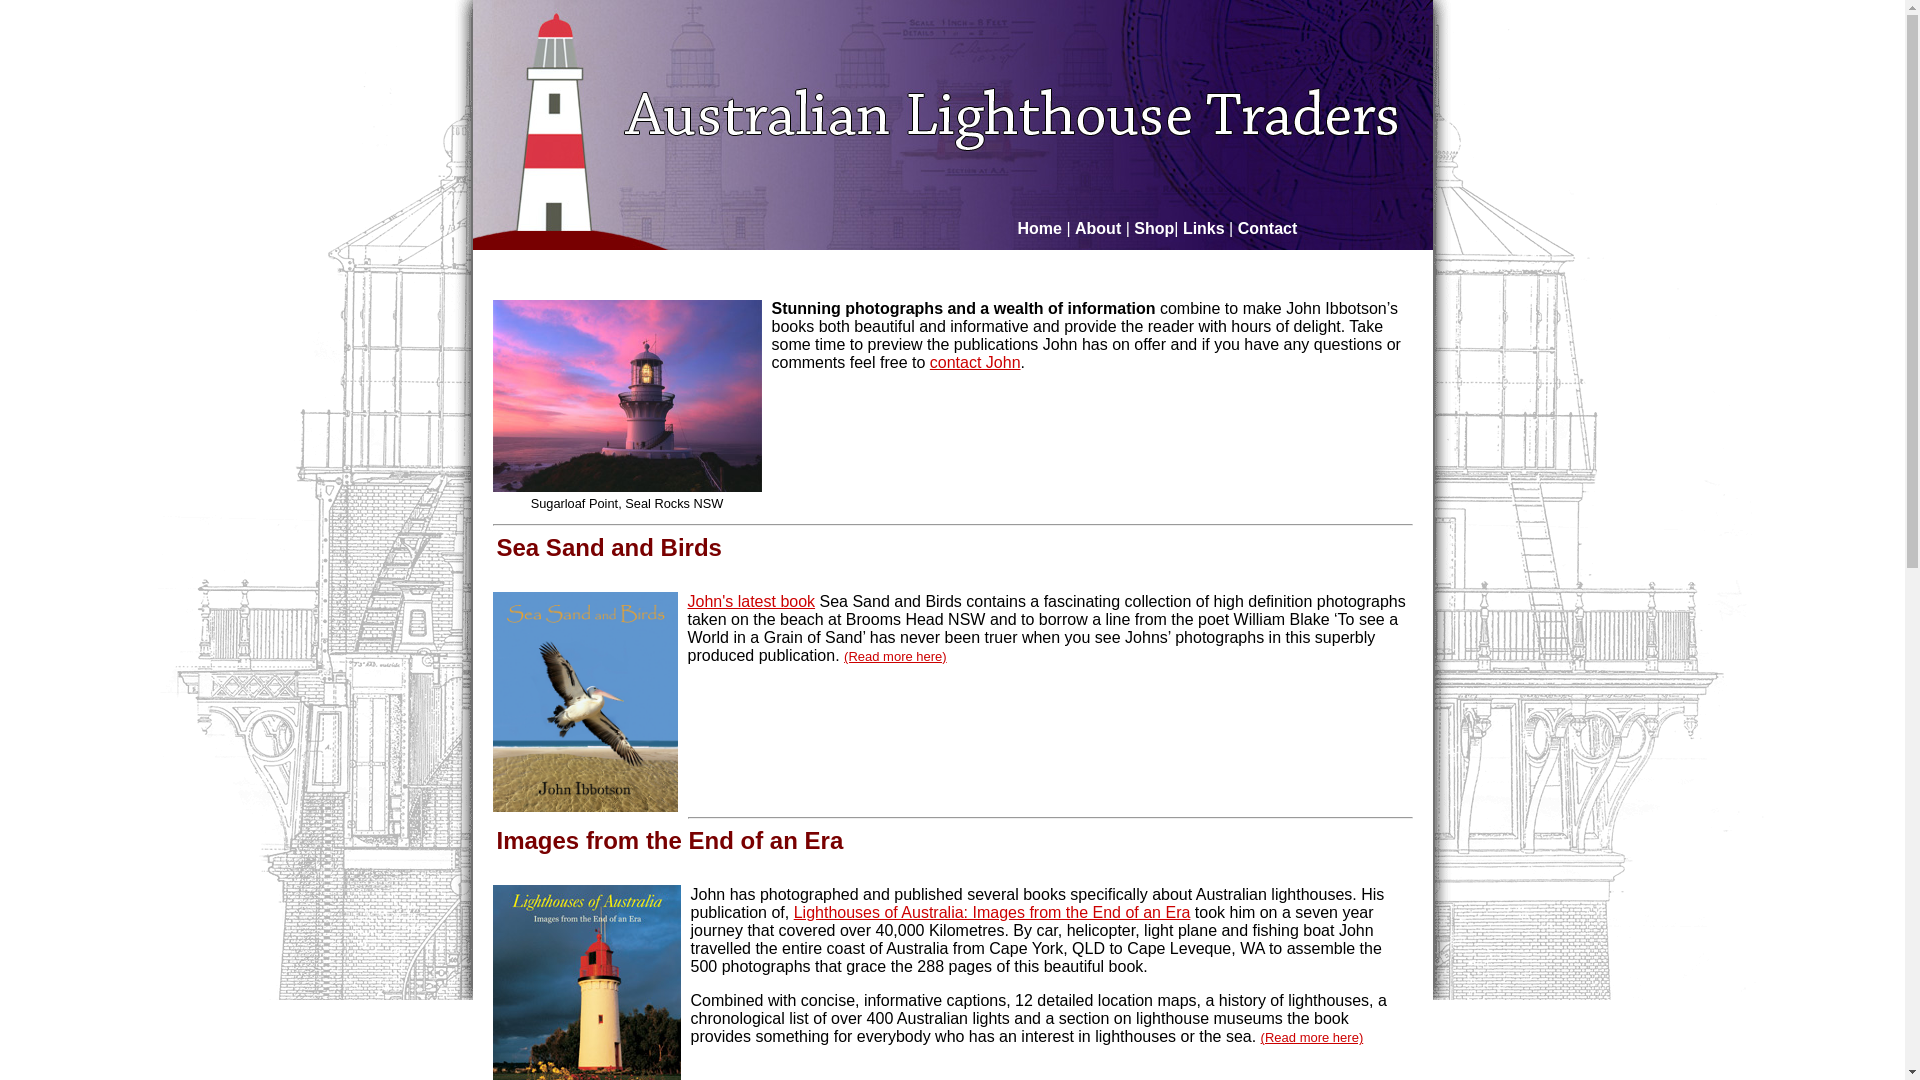 The width and height of the screenshot is (1920, 1080). I want to click on 'Lighthouses of Australia: Images from the End of an Era', so click(992, 912).